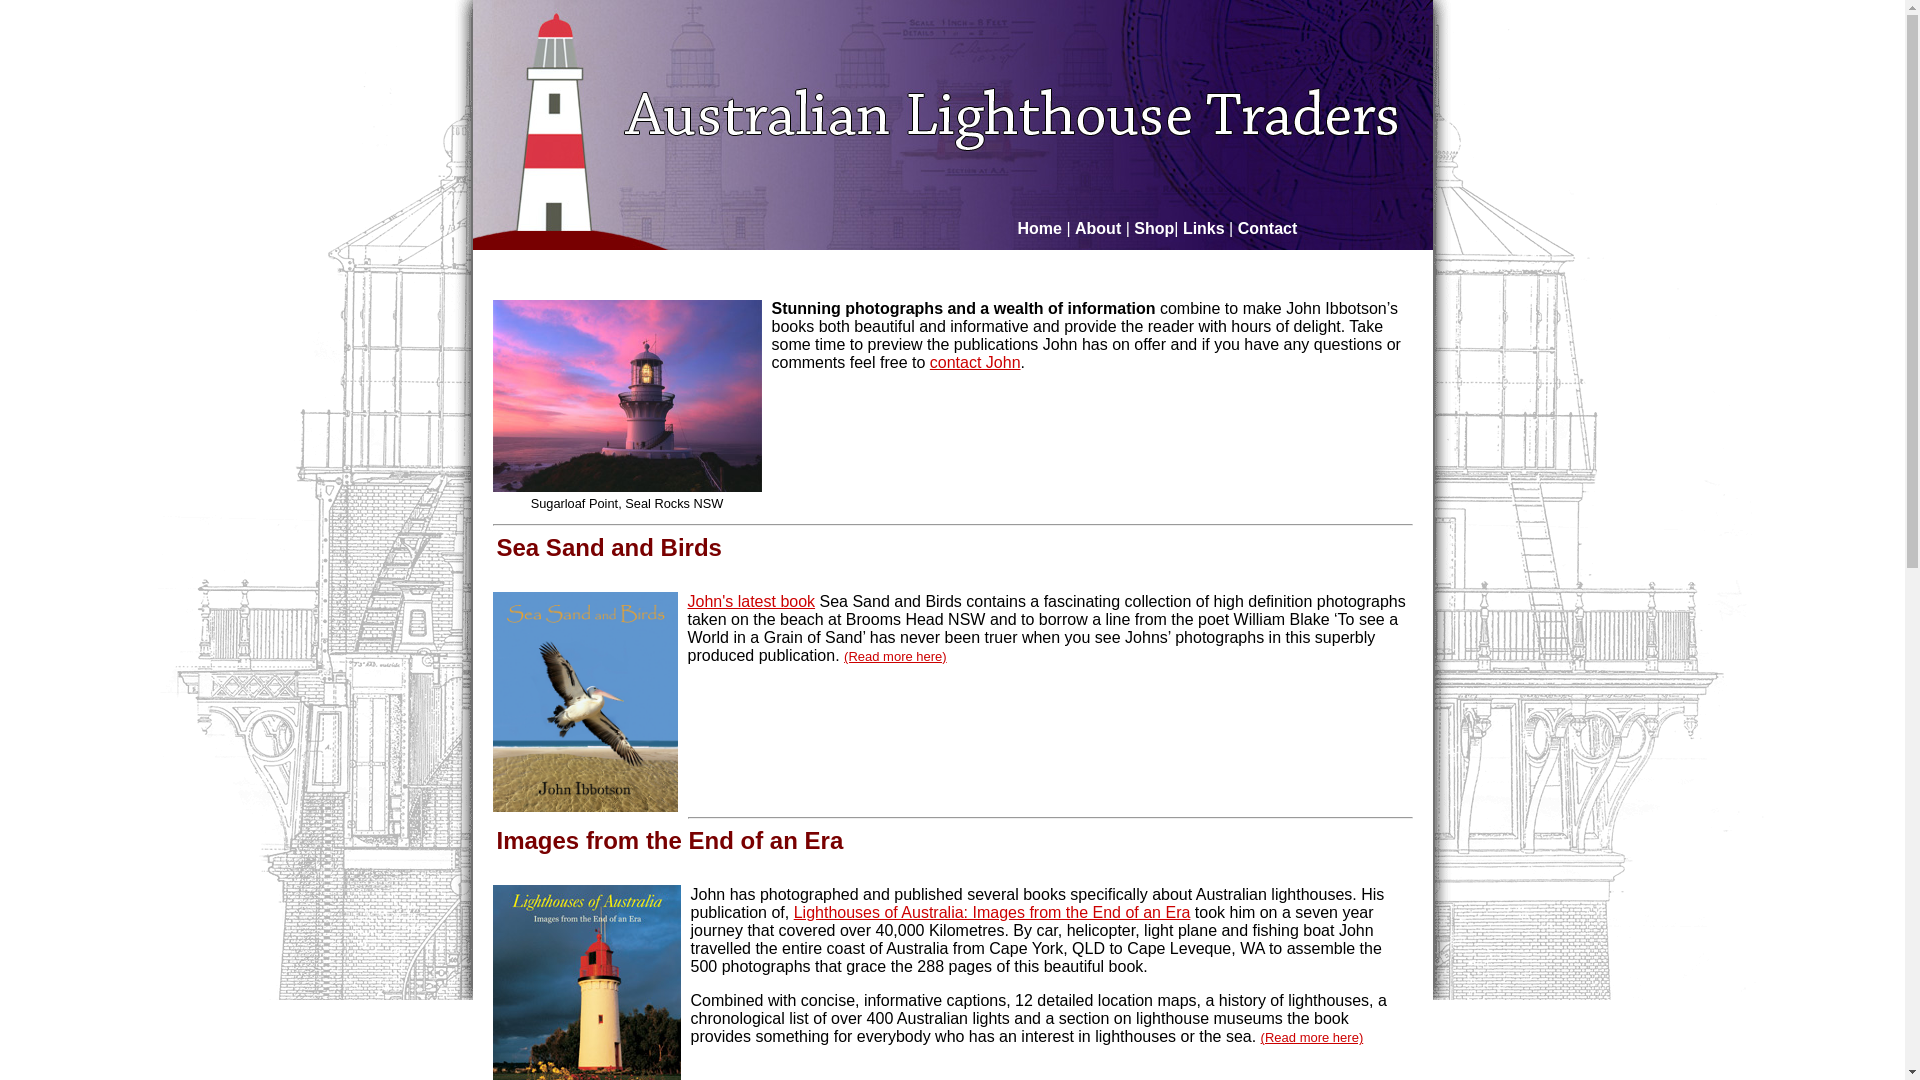 The width and height of the screenshot is (1920, 1080). I want to click on 'Lighthouses of Australia: Images from the End of an Era', so click(992, 912).